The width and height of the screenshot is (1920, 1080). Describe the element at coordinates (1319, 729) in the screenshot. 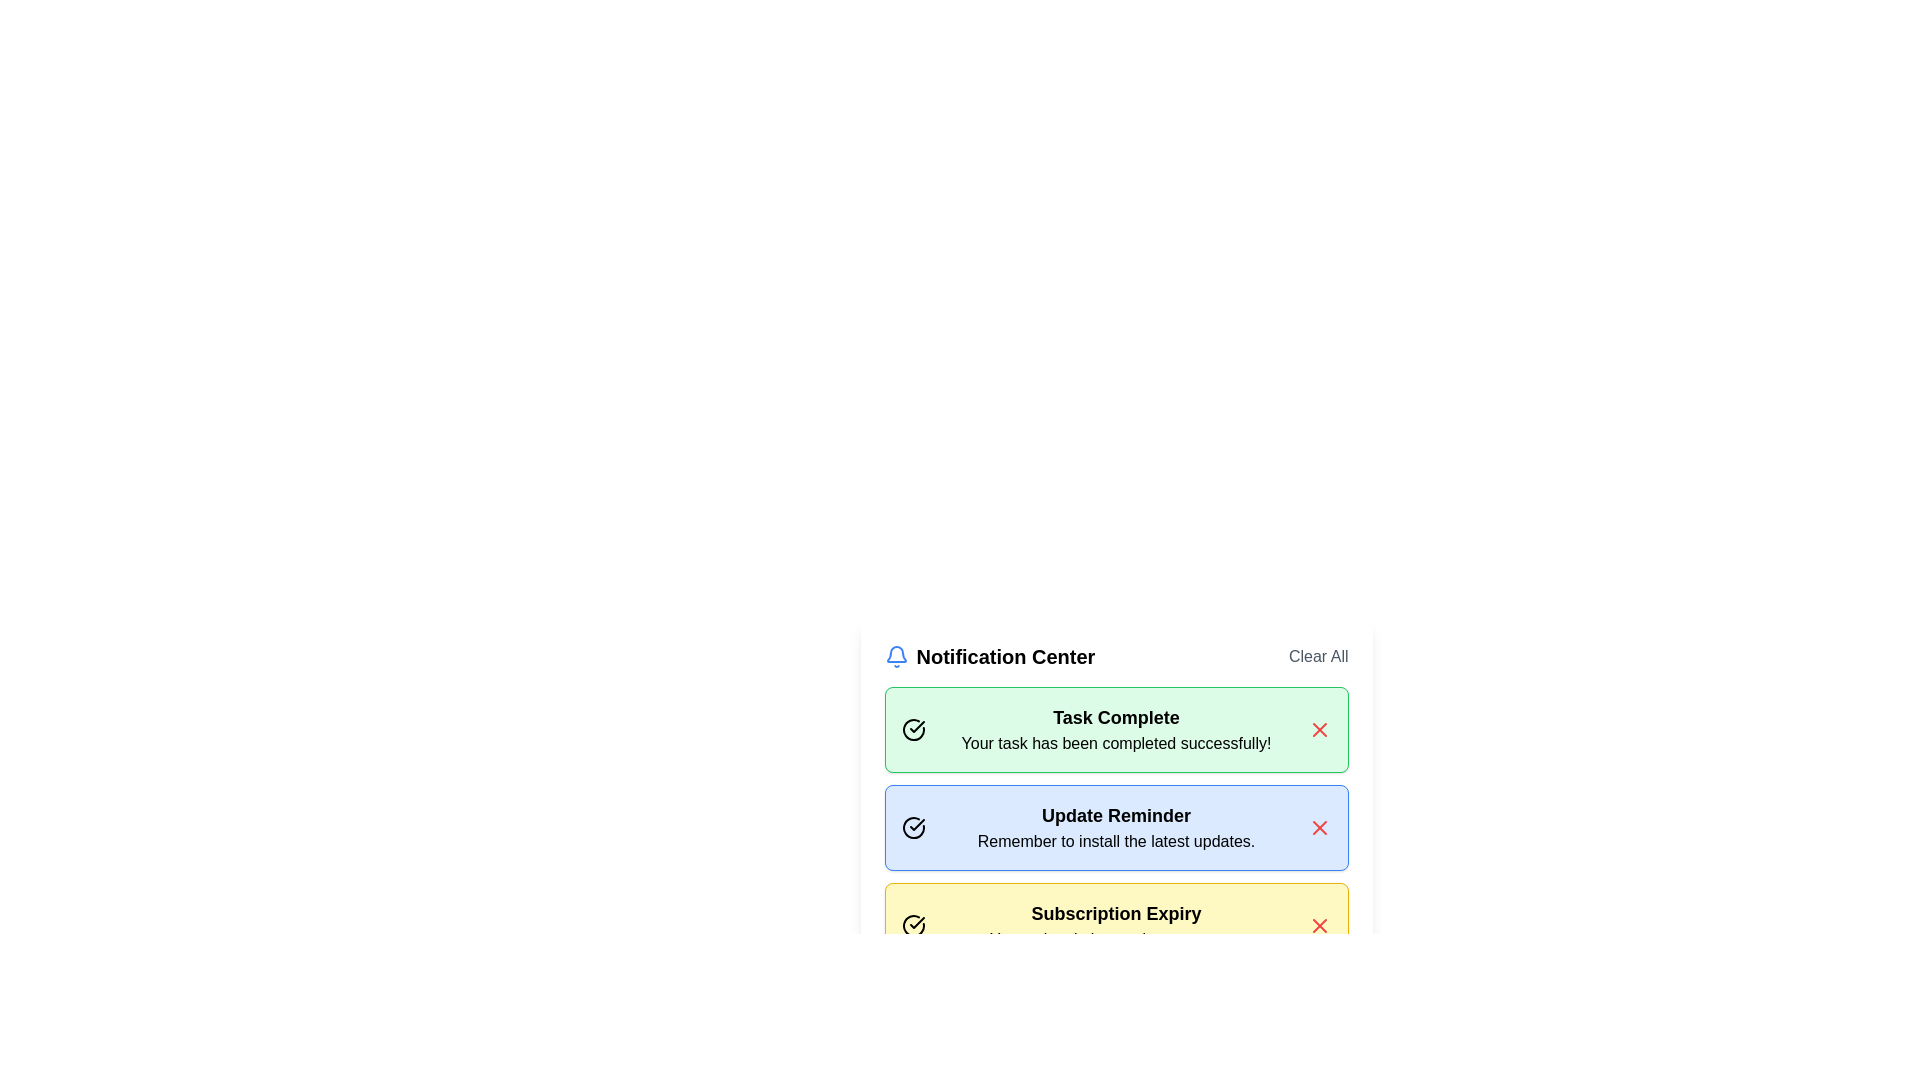

I see `the dismiss button located in the top-right corner of the 'Task Complete' notification card` at that location.